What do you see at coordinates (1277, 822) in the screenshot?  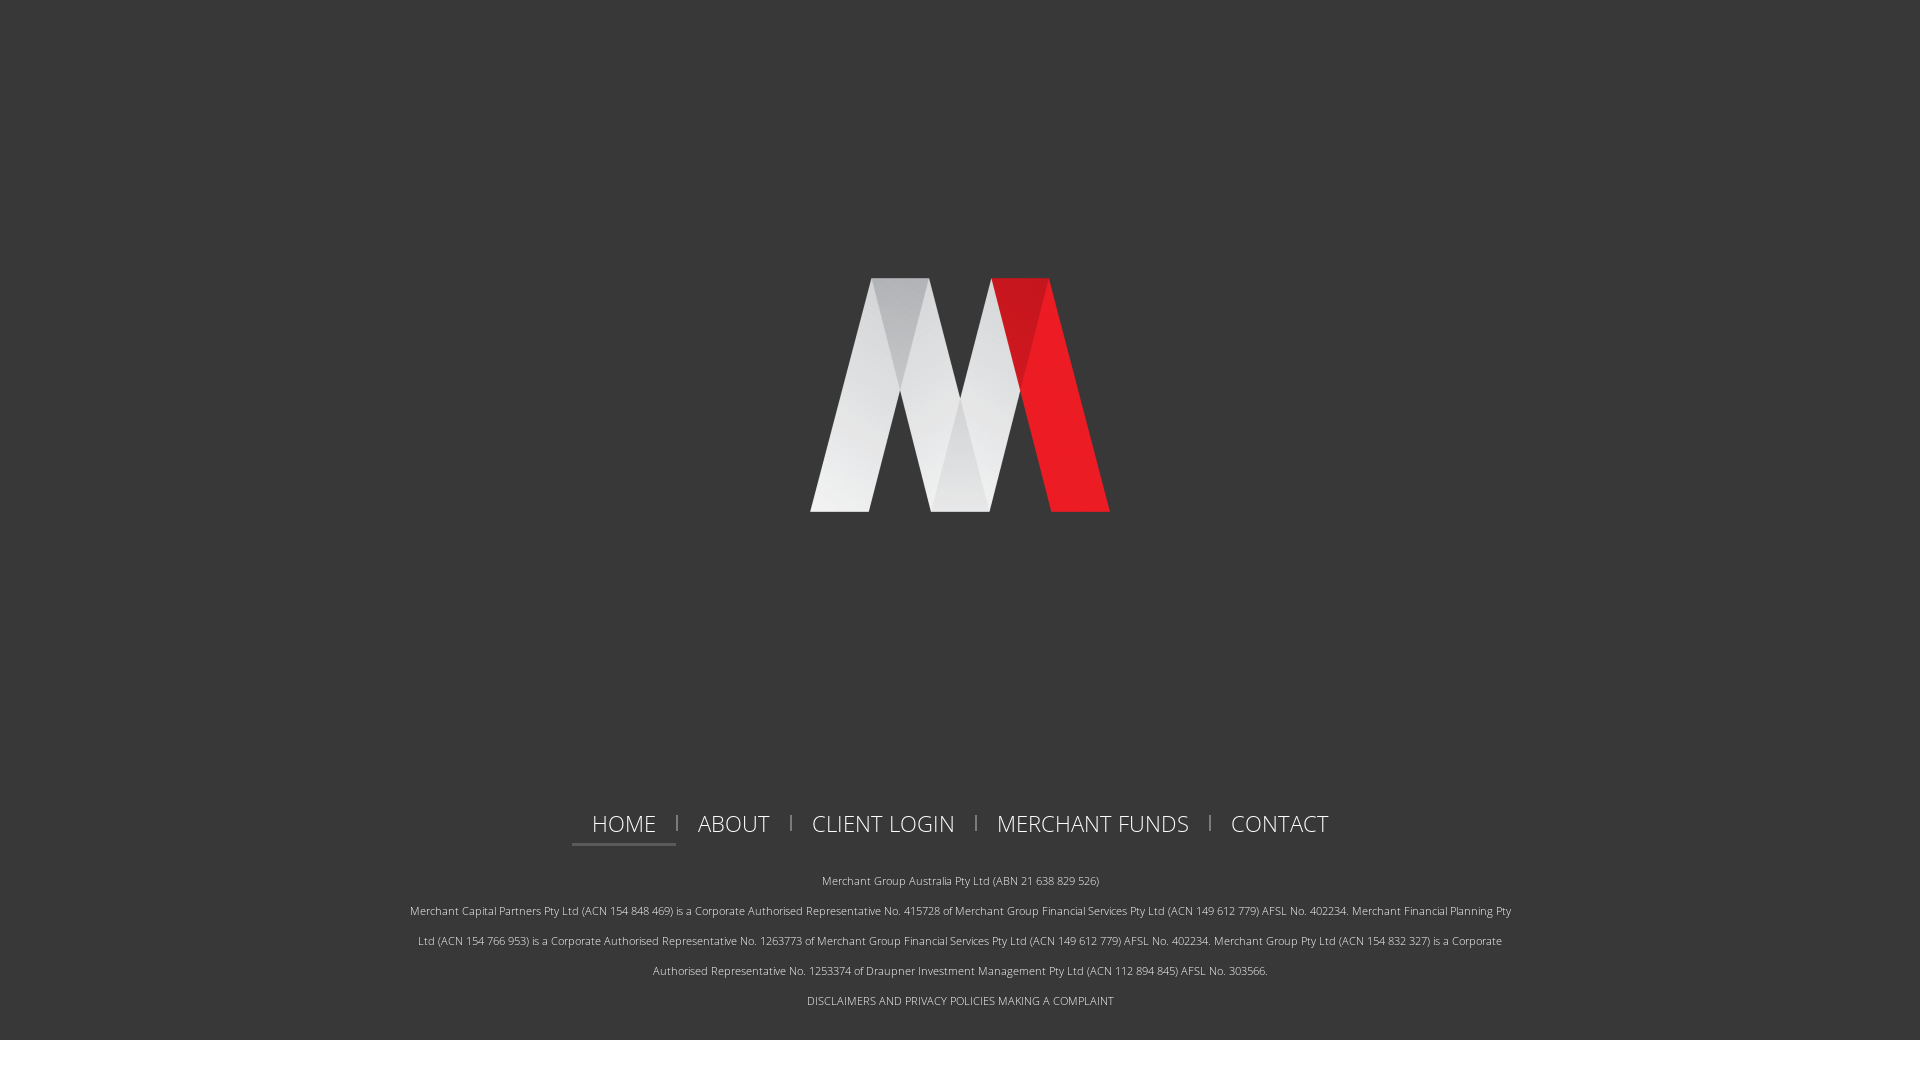 I see `'CONTACT'` at bounding box center [1277, 822].